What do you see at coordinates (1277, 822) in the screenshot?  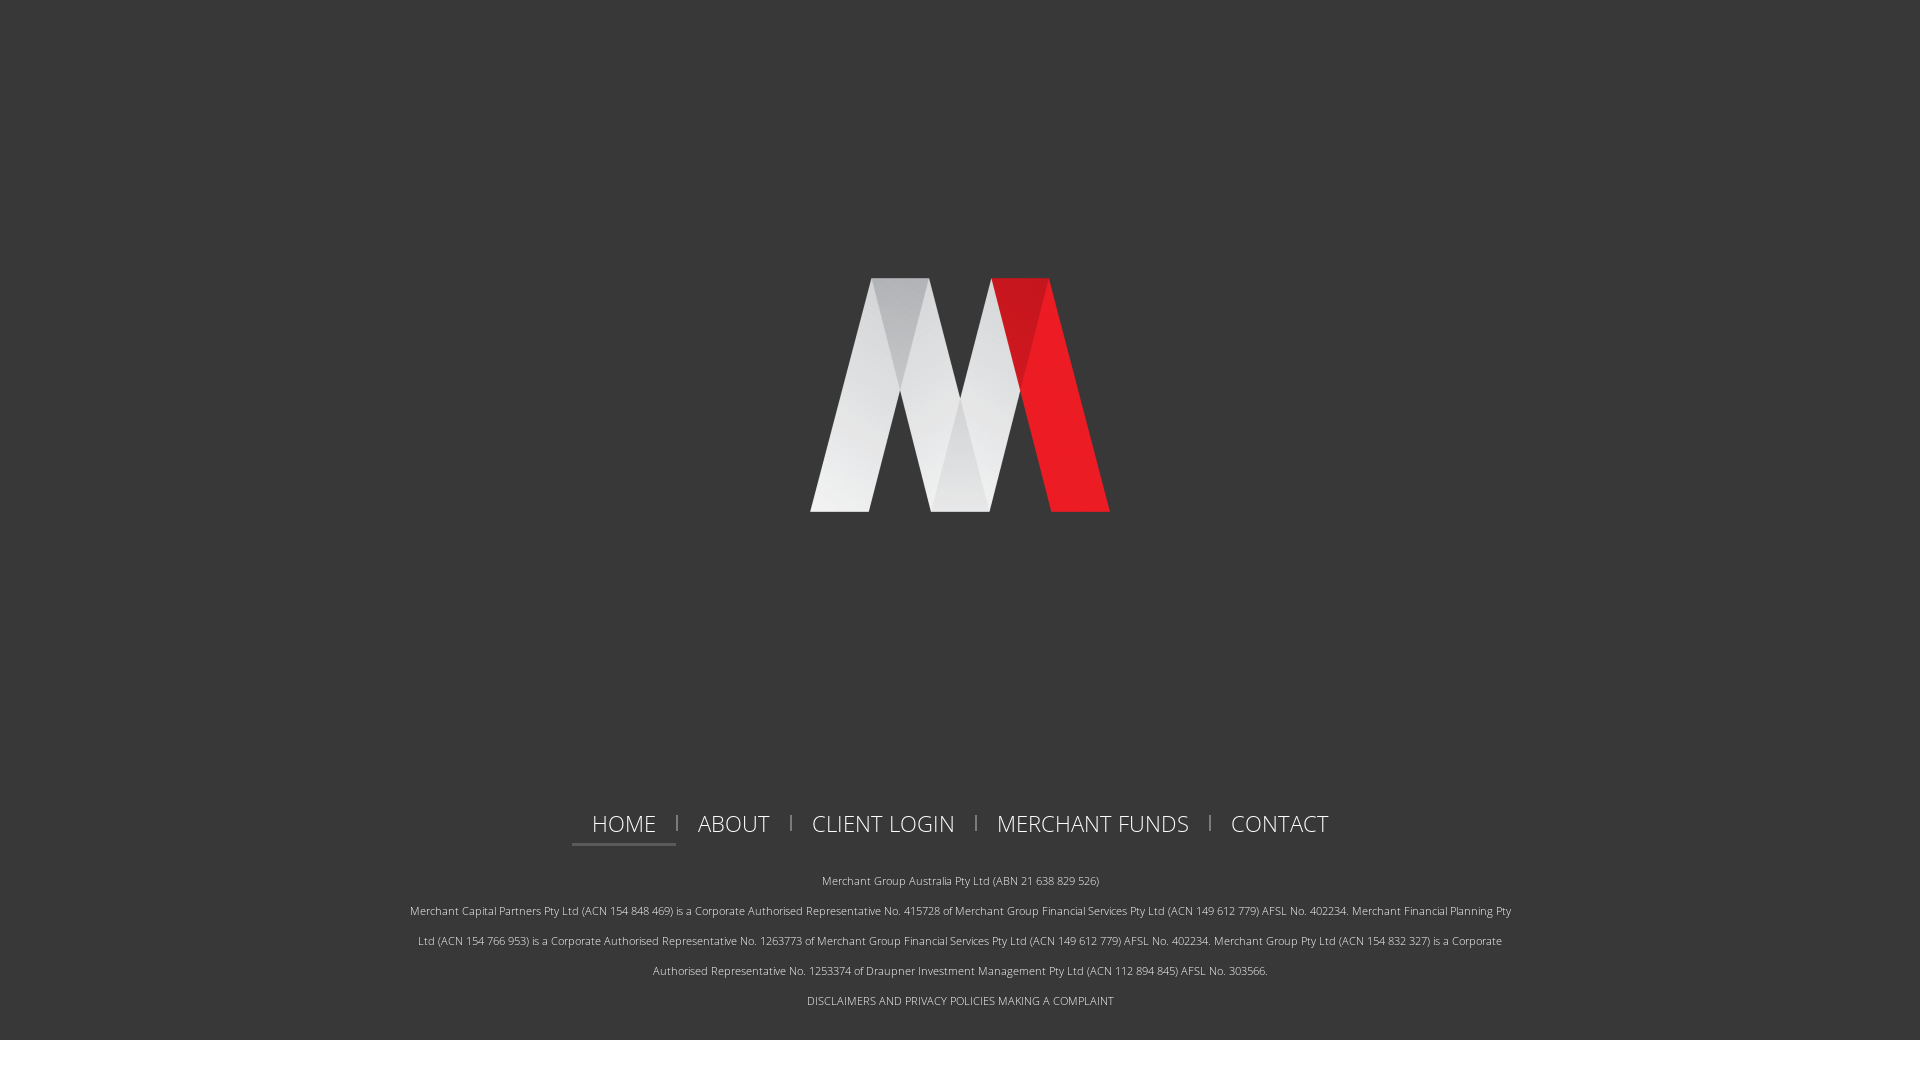 I see `'CONTACT'` at bounding box center [1277, 822].